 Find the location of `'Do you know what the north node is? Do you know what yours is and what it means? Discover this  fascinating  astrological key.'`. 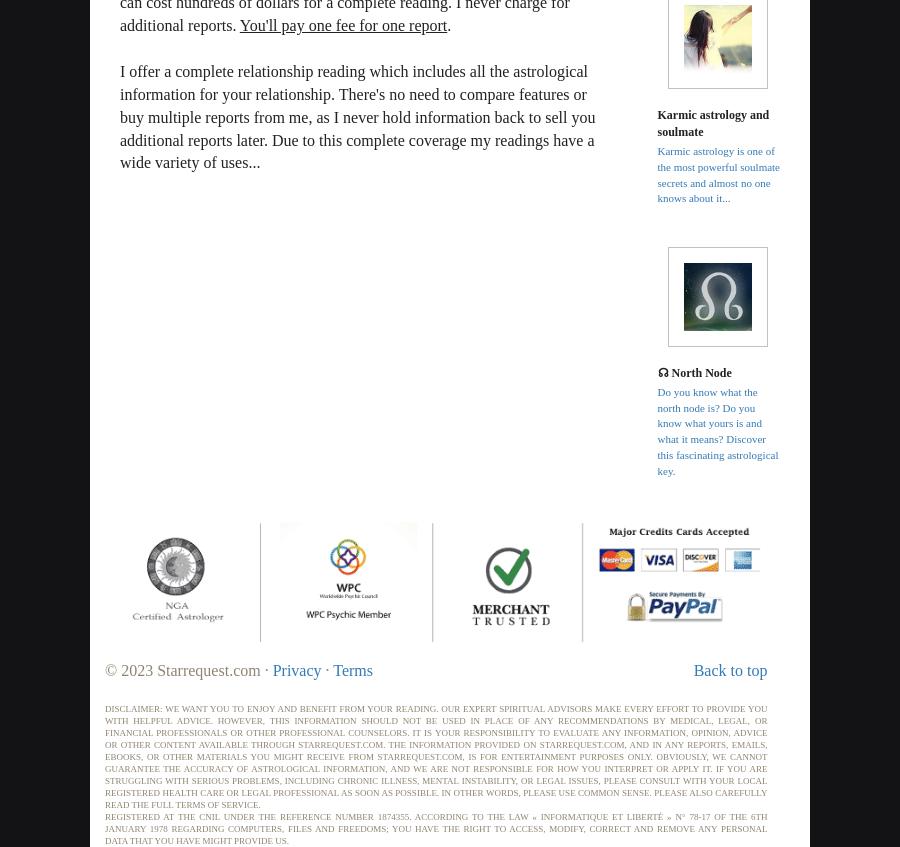

'Do you know what the north node is? Do you know what yours is and what it means? Discover this  fascinating  astrological key.' is located at coordinates (657, 431).